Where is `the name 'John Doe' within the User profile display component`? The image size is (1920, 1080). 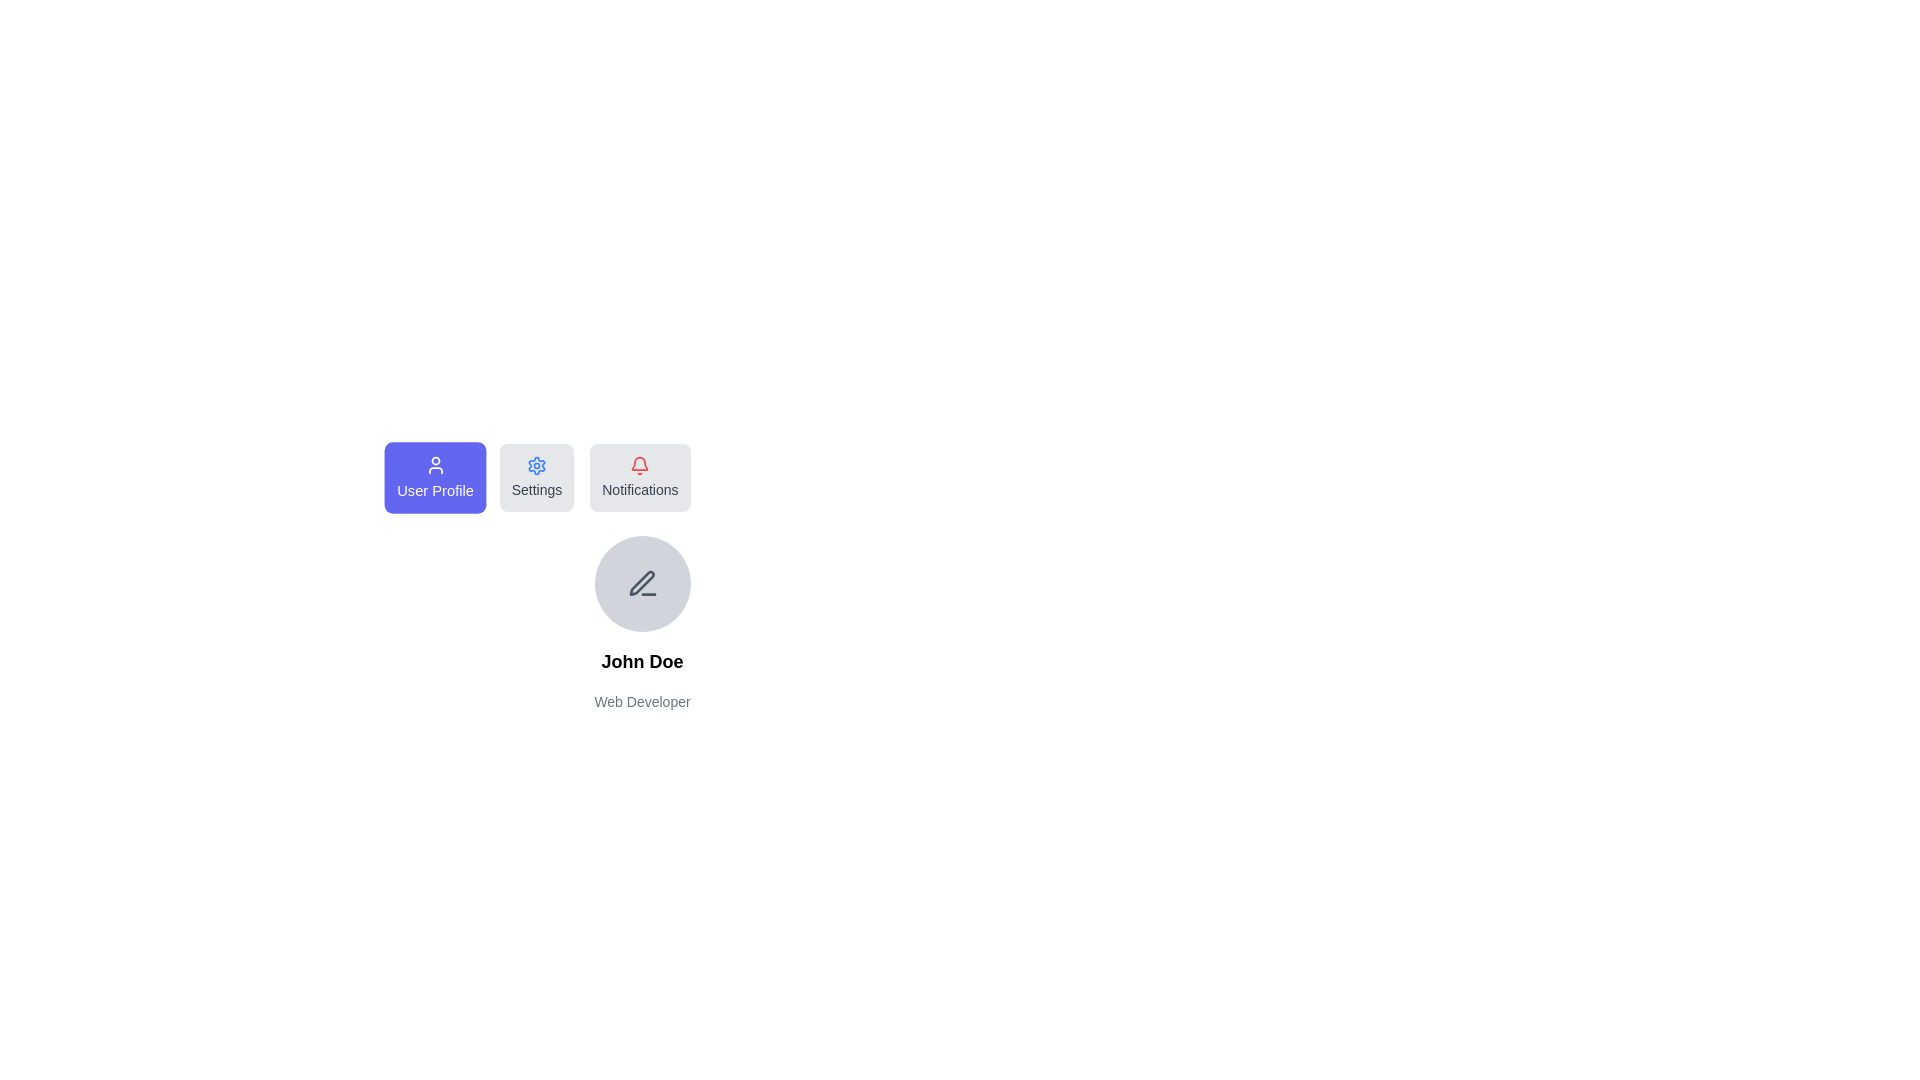 the name 'John Doe' within the User profile display component is located at coordinates (642, 623).